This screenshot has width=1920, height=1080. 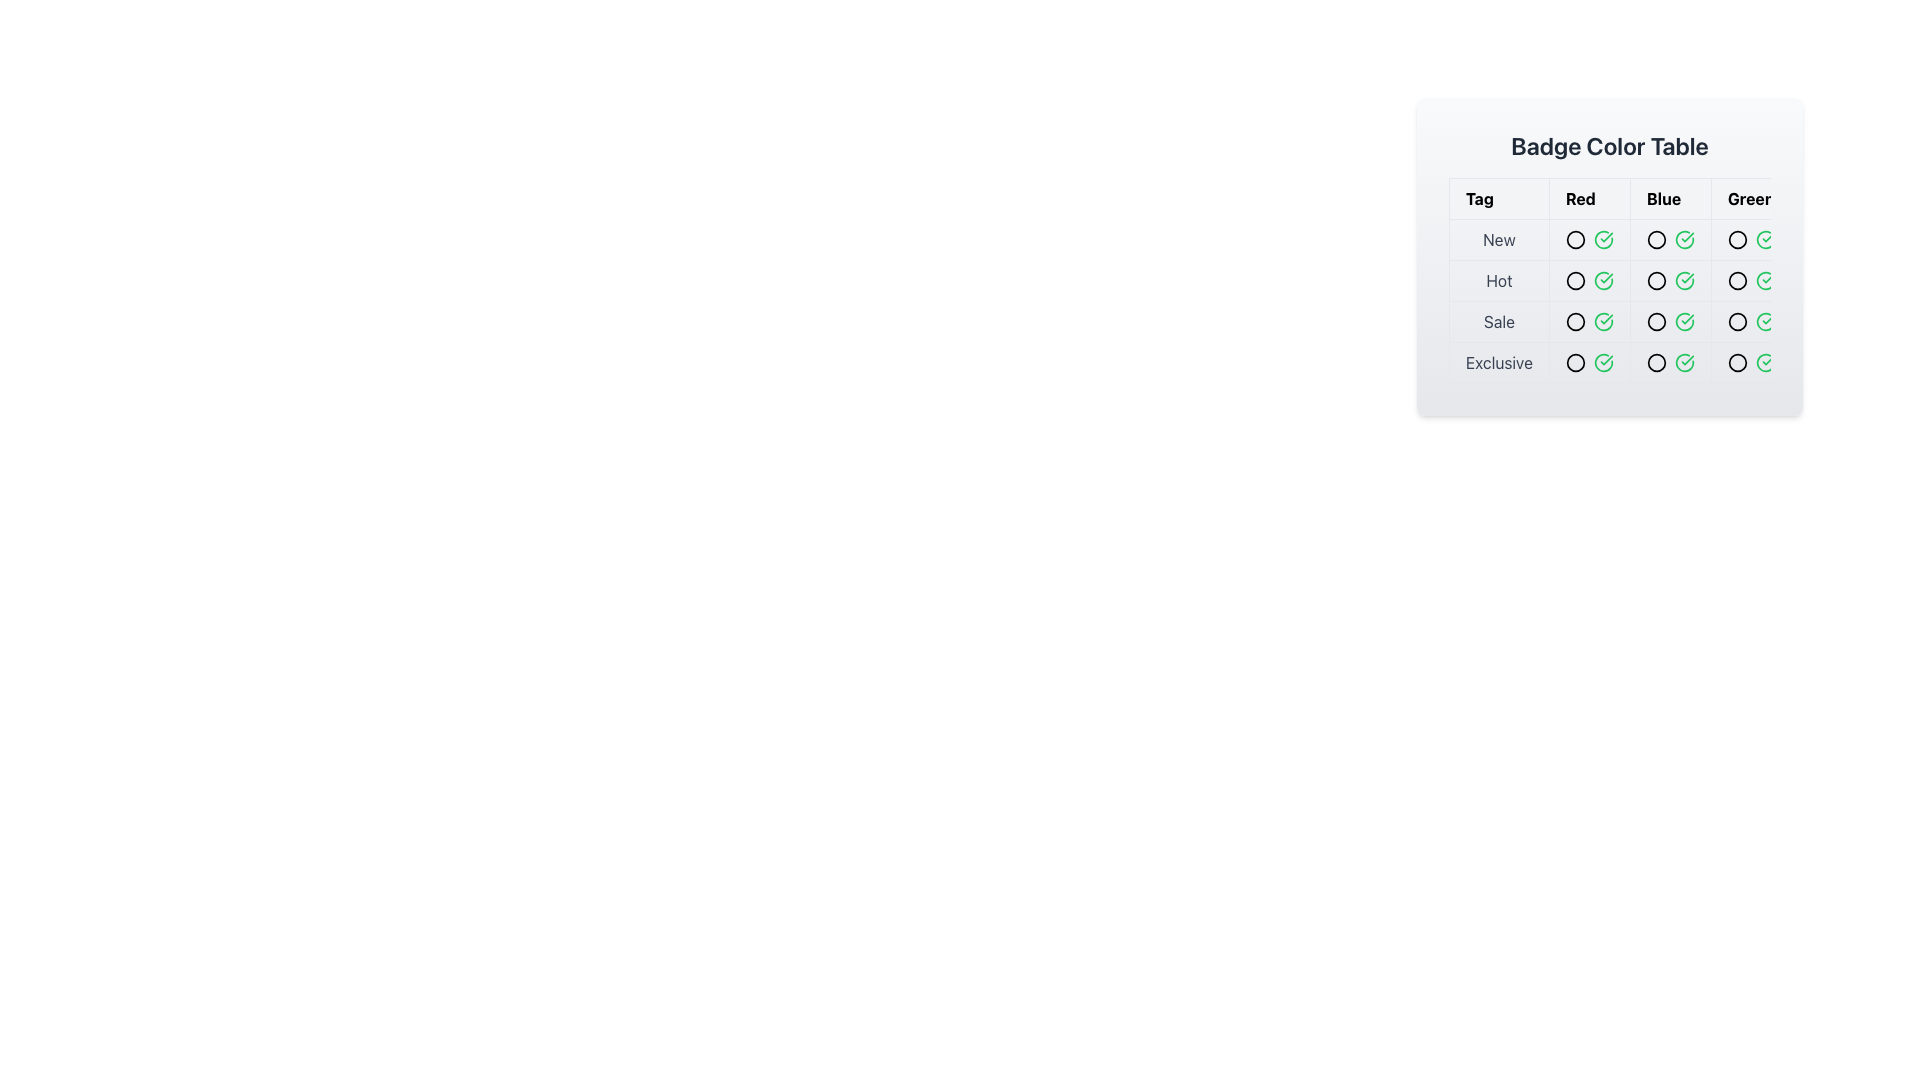 I want to click on the static blue circular icon in the 'Sale' row under the 'Blue' column of the badge color table, so click(x=1656, y=320).